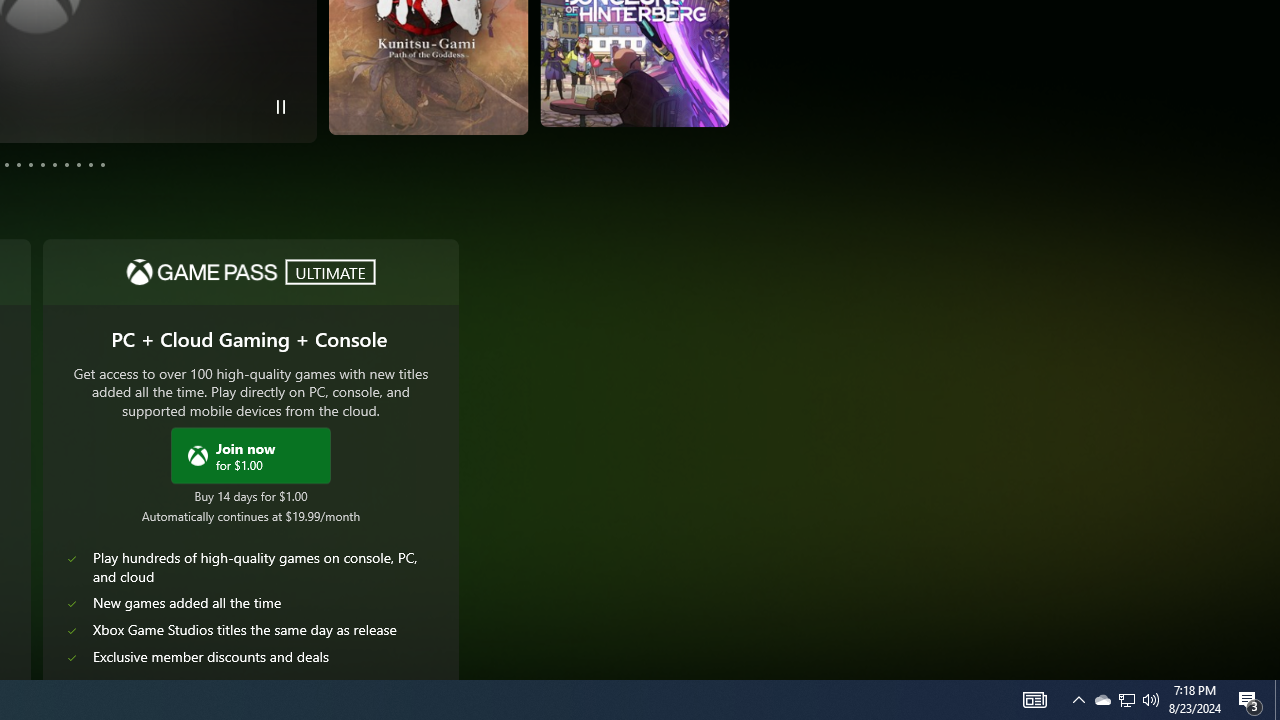 The width and height of the screenshot is (1280, 720). Describe the element at coordinates (55, 163) in the screenshot. I see `'Page 8'` at that location.